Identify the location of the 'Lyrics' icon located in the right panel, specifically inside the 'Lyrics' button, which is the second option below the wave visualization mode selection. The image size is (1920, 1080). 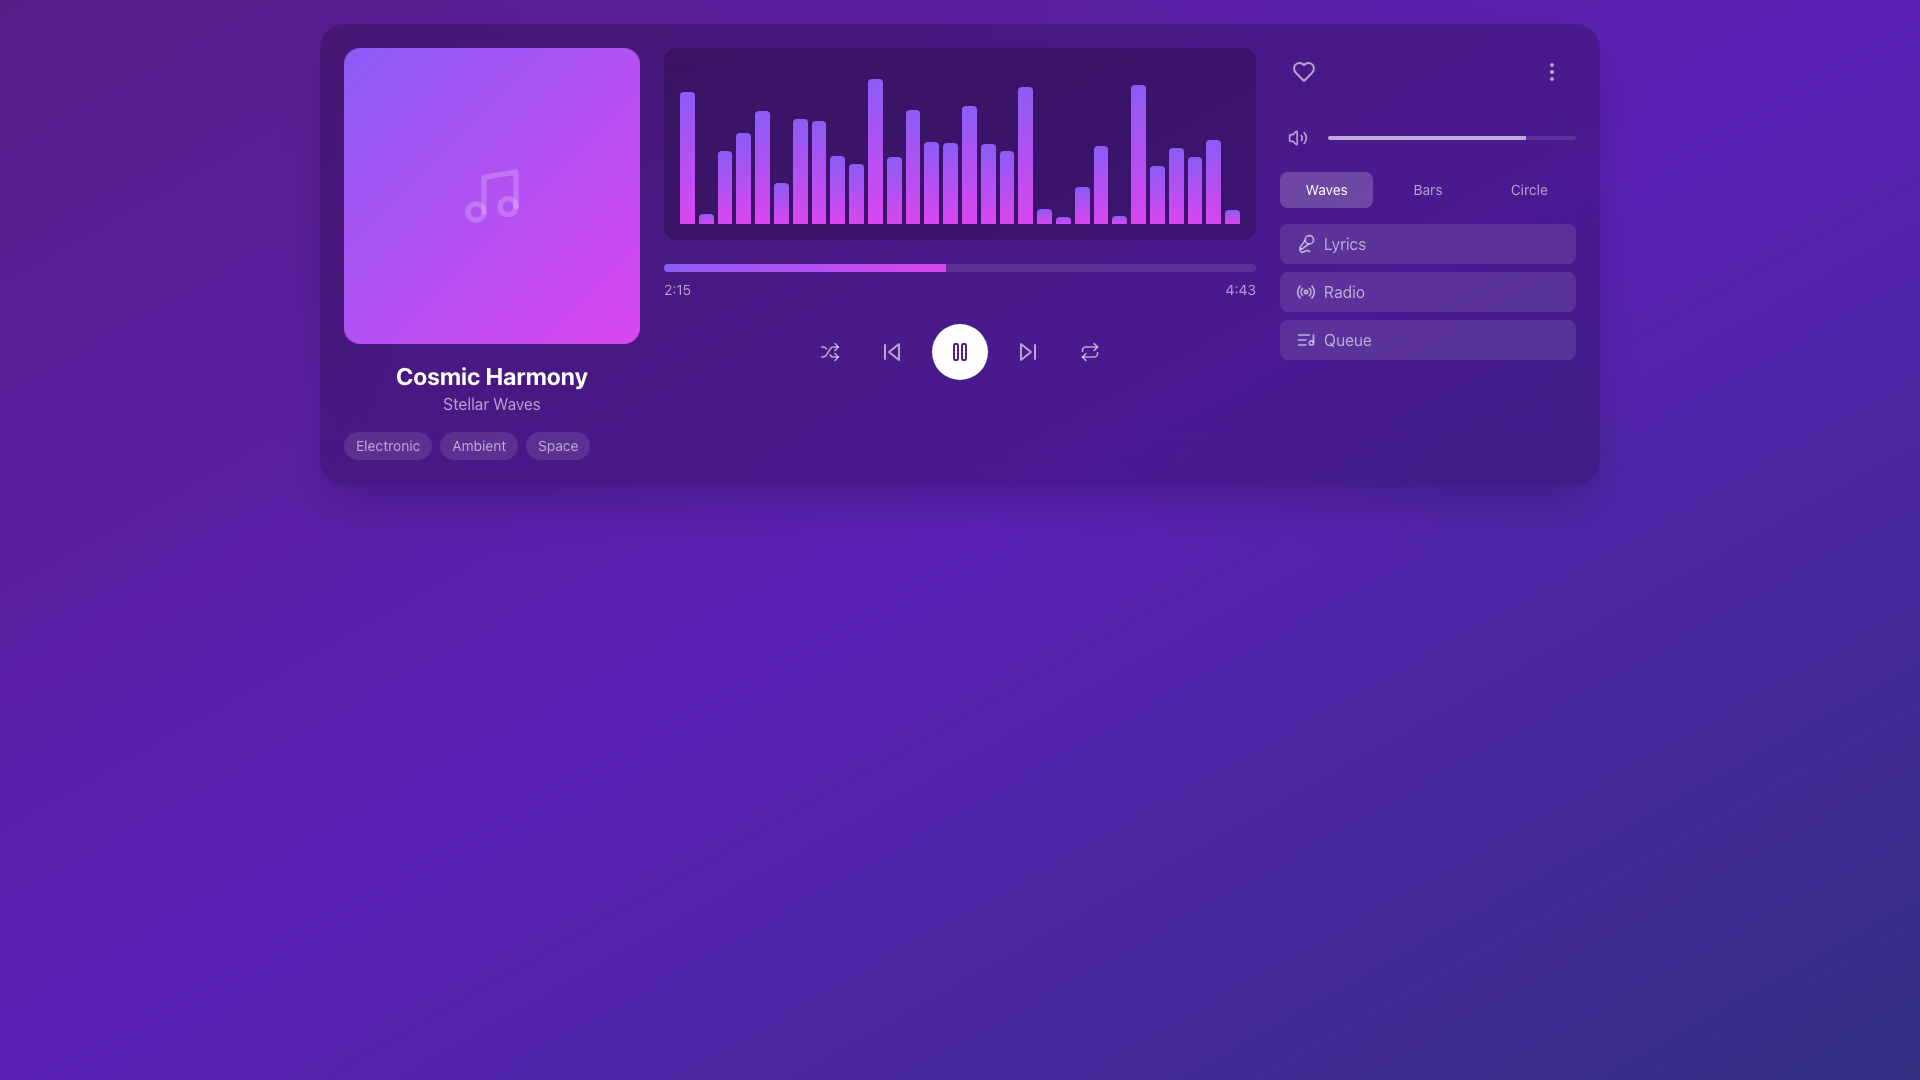
(1305, 242).